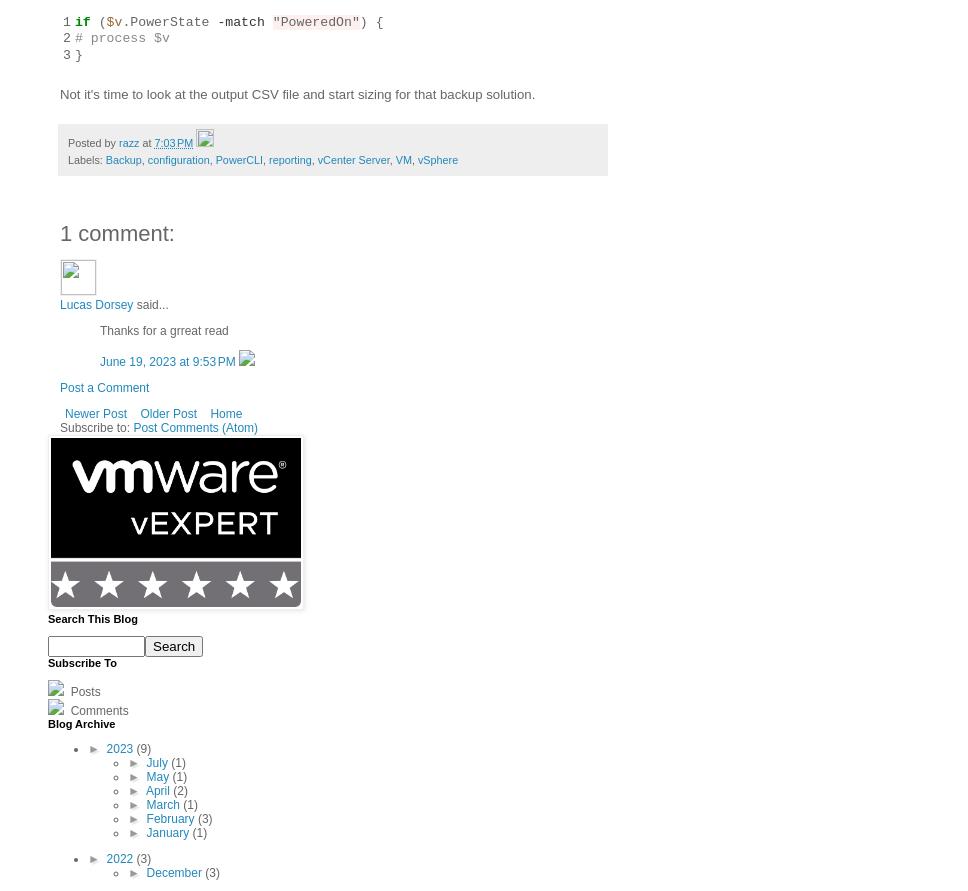  I want to click on '-match', so click(239, 21).